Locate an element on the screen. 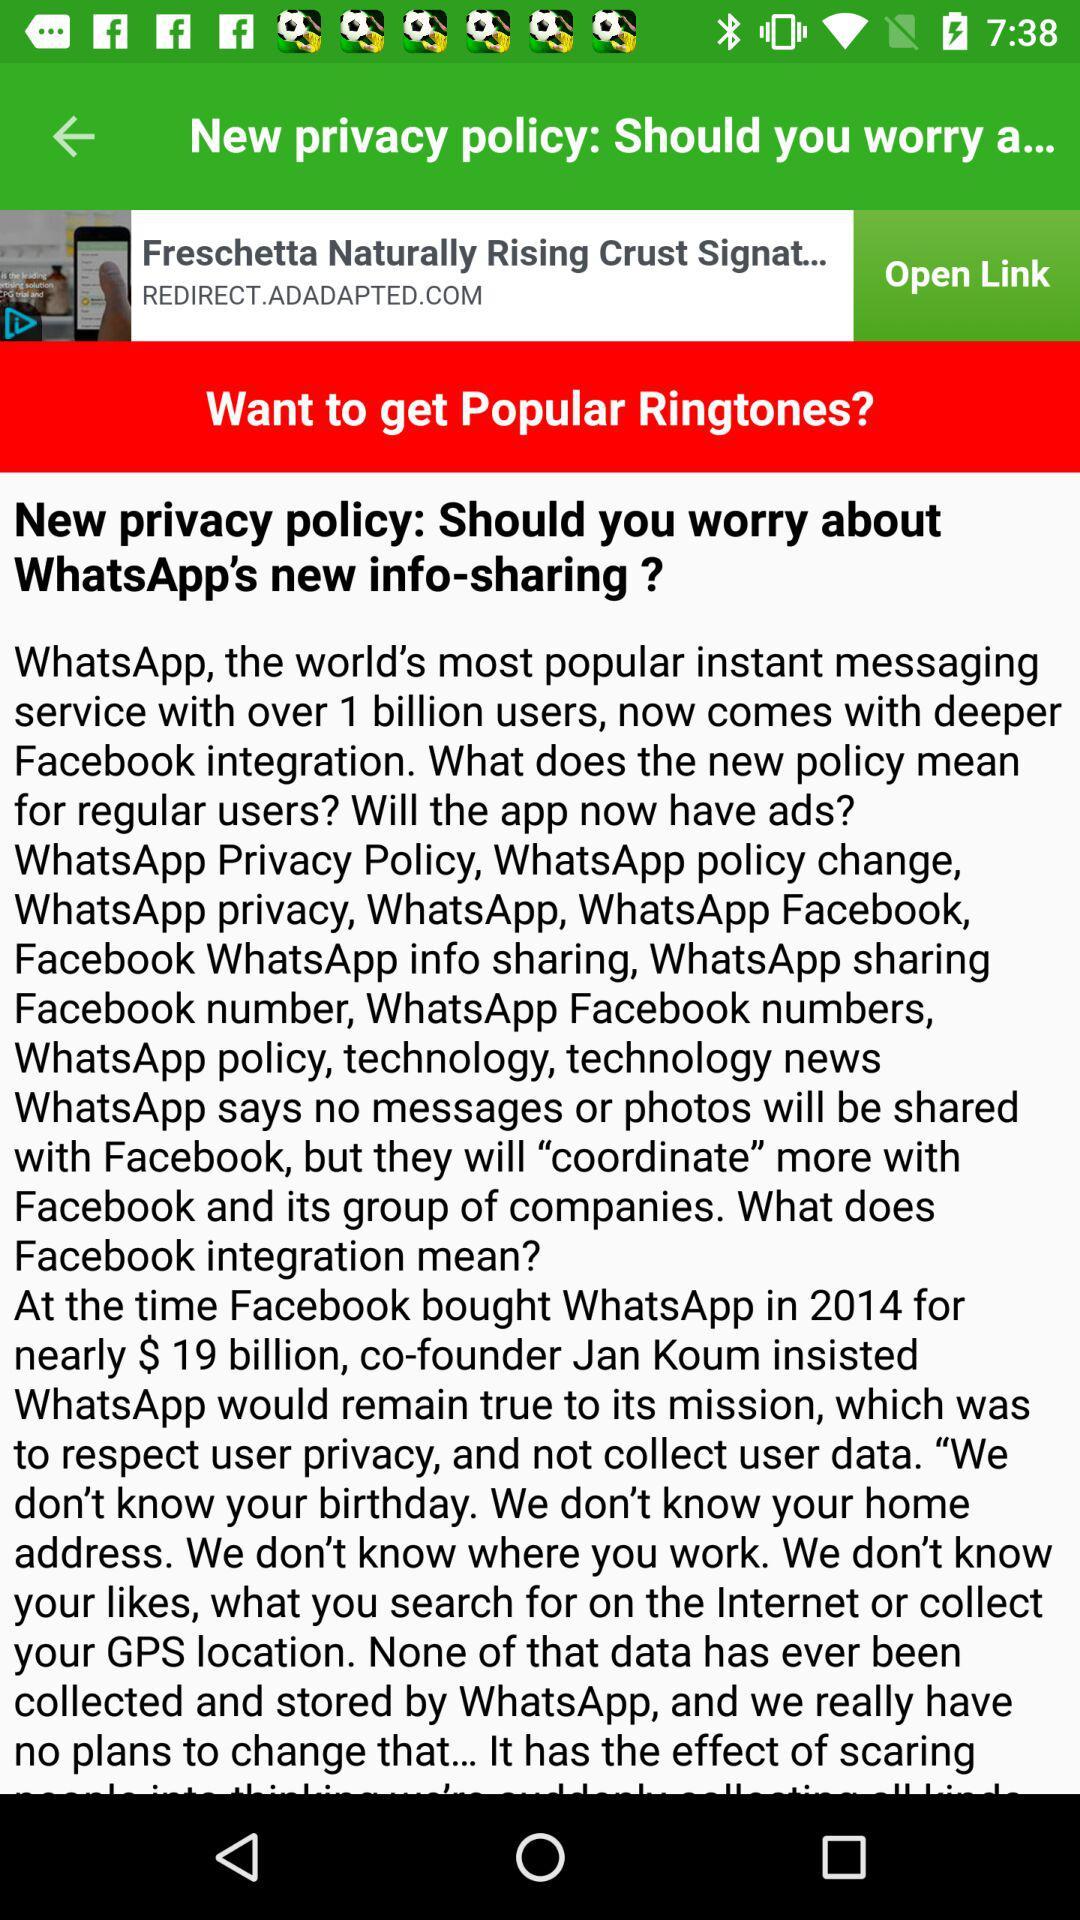 This screenshot has height=1920, width=1080. item above the want to get item is located at coordinates (540, 274).